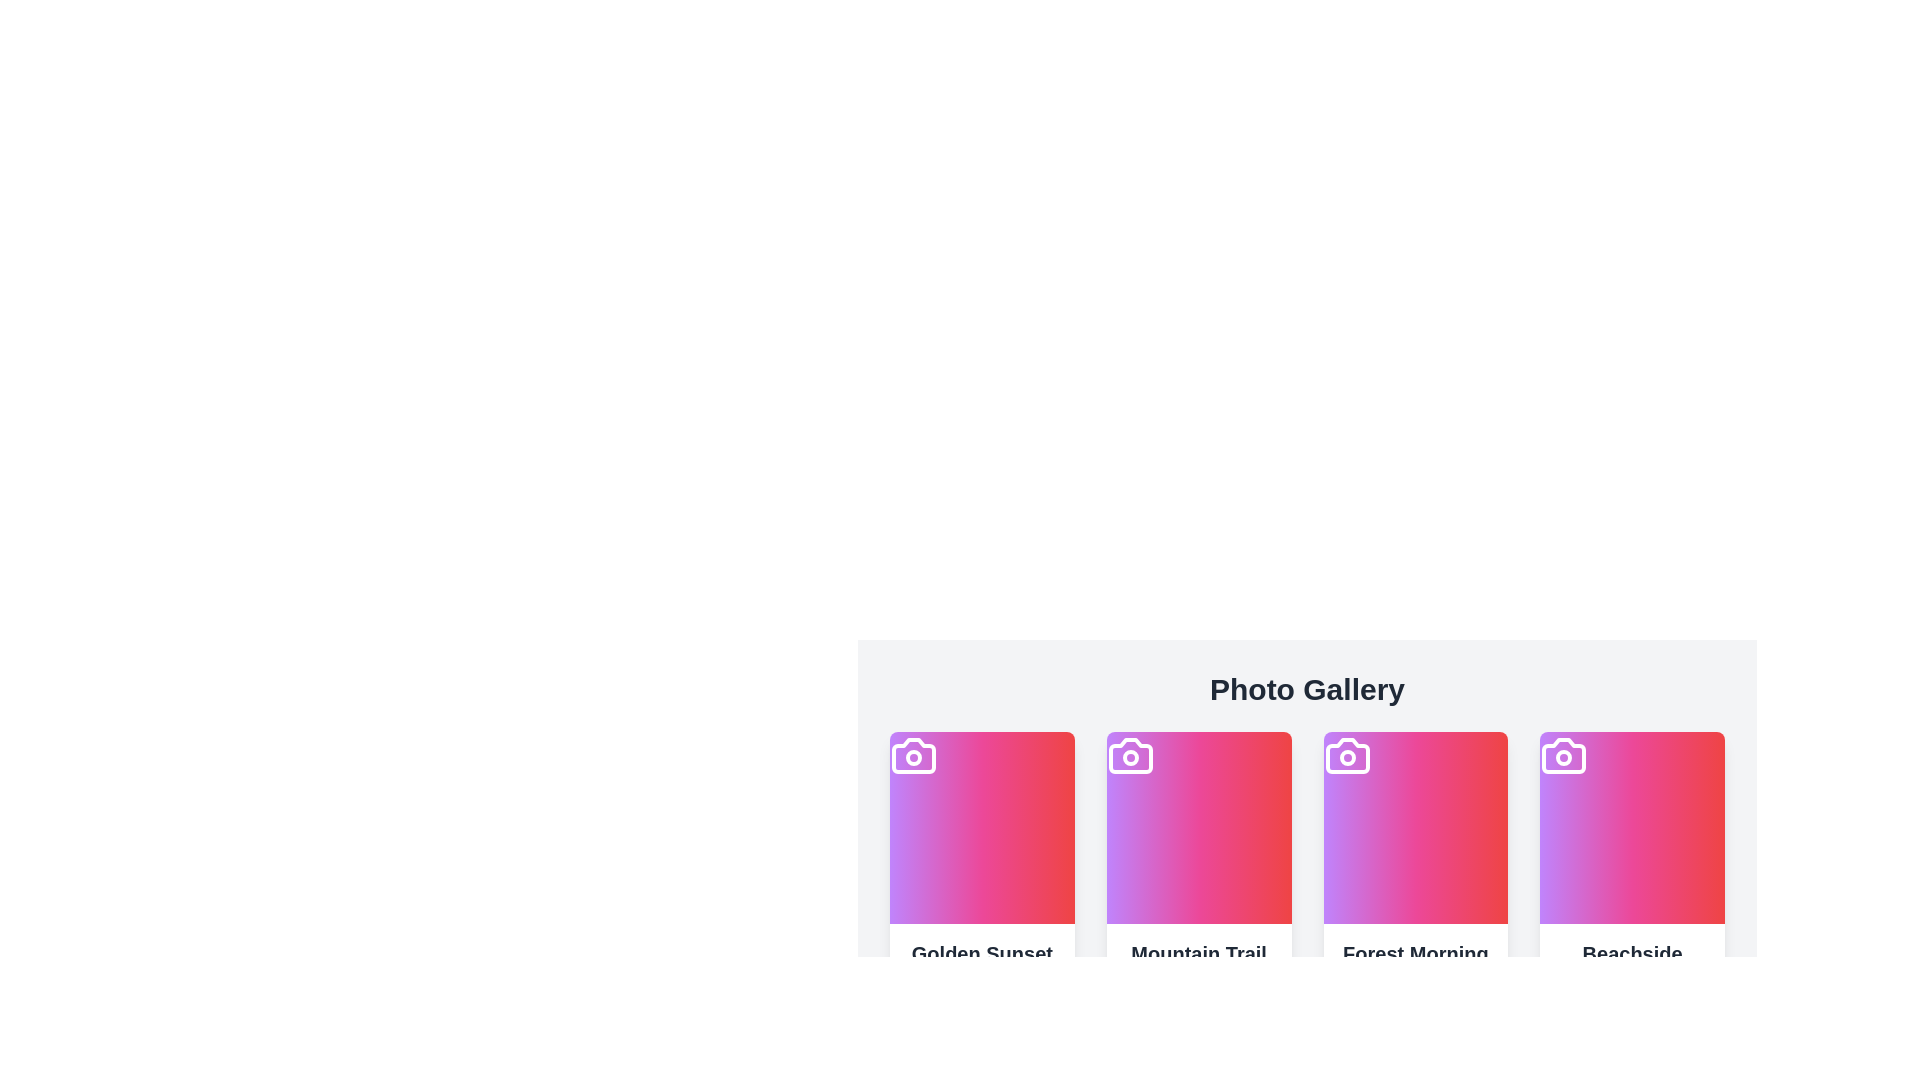  What do you see at coordinates (982, 952) in the screenshot?
I see `the 'Golden Sunset' text label, which is styled in bold and large dark gray font, located at the bottom-left of the first card in the 'Photo Gallery' interface` at bounding box center [982, 952].